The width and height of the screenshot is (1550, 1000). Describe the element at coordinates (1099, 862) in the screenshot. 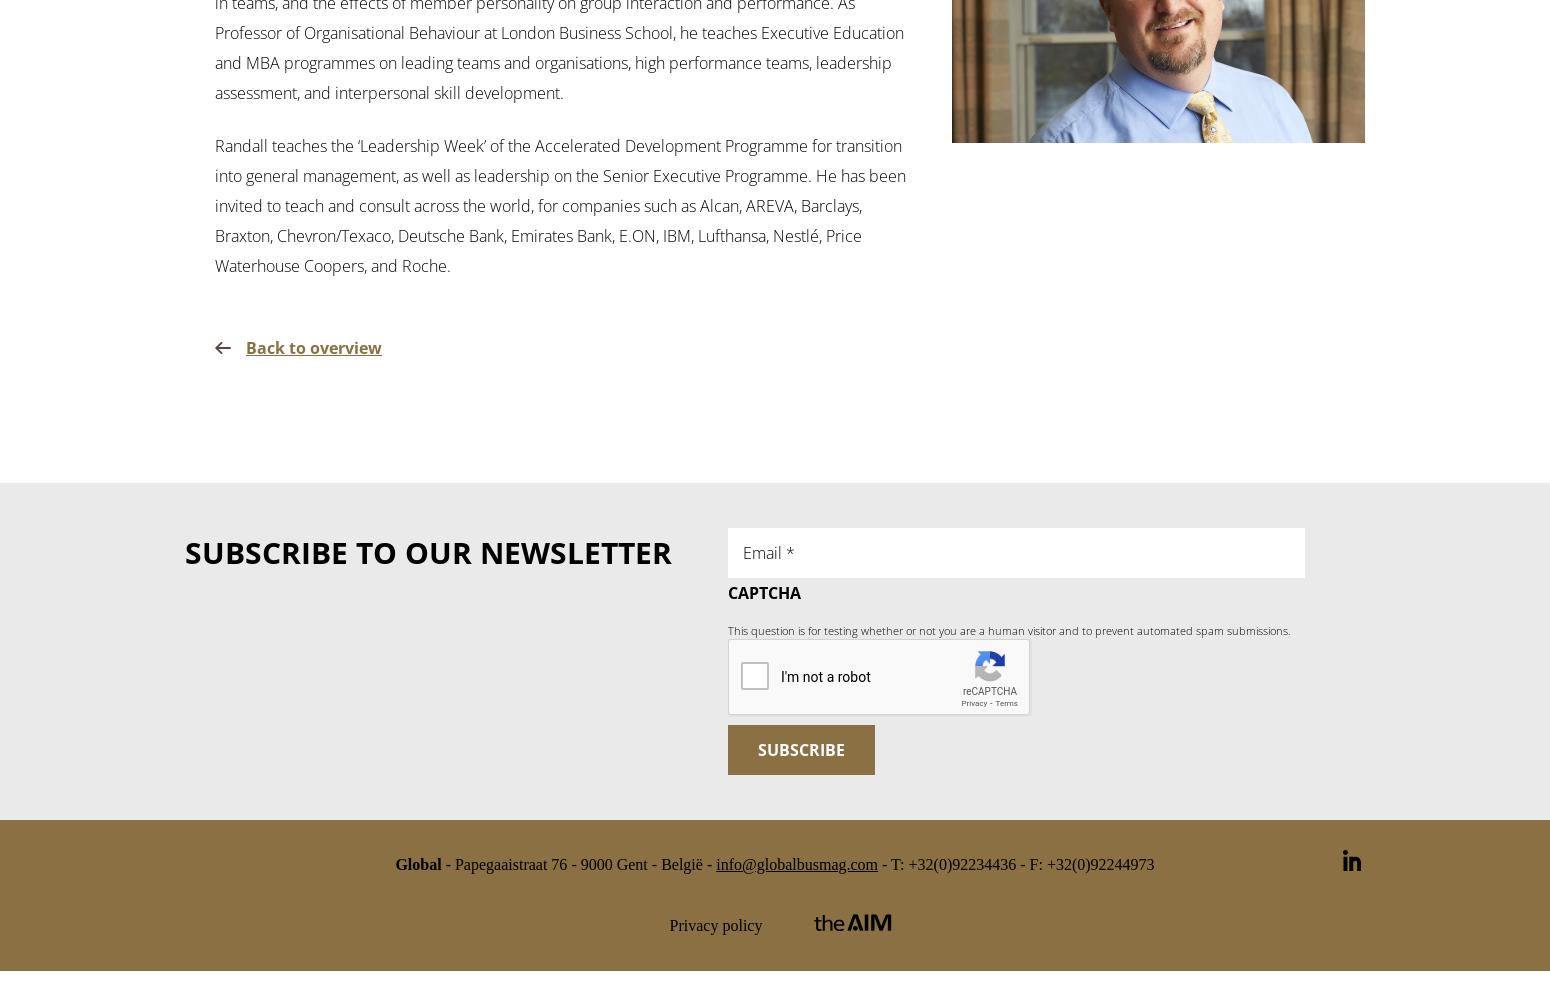

I see `'+32(0)92244973'` at that location.